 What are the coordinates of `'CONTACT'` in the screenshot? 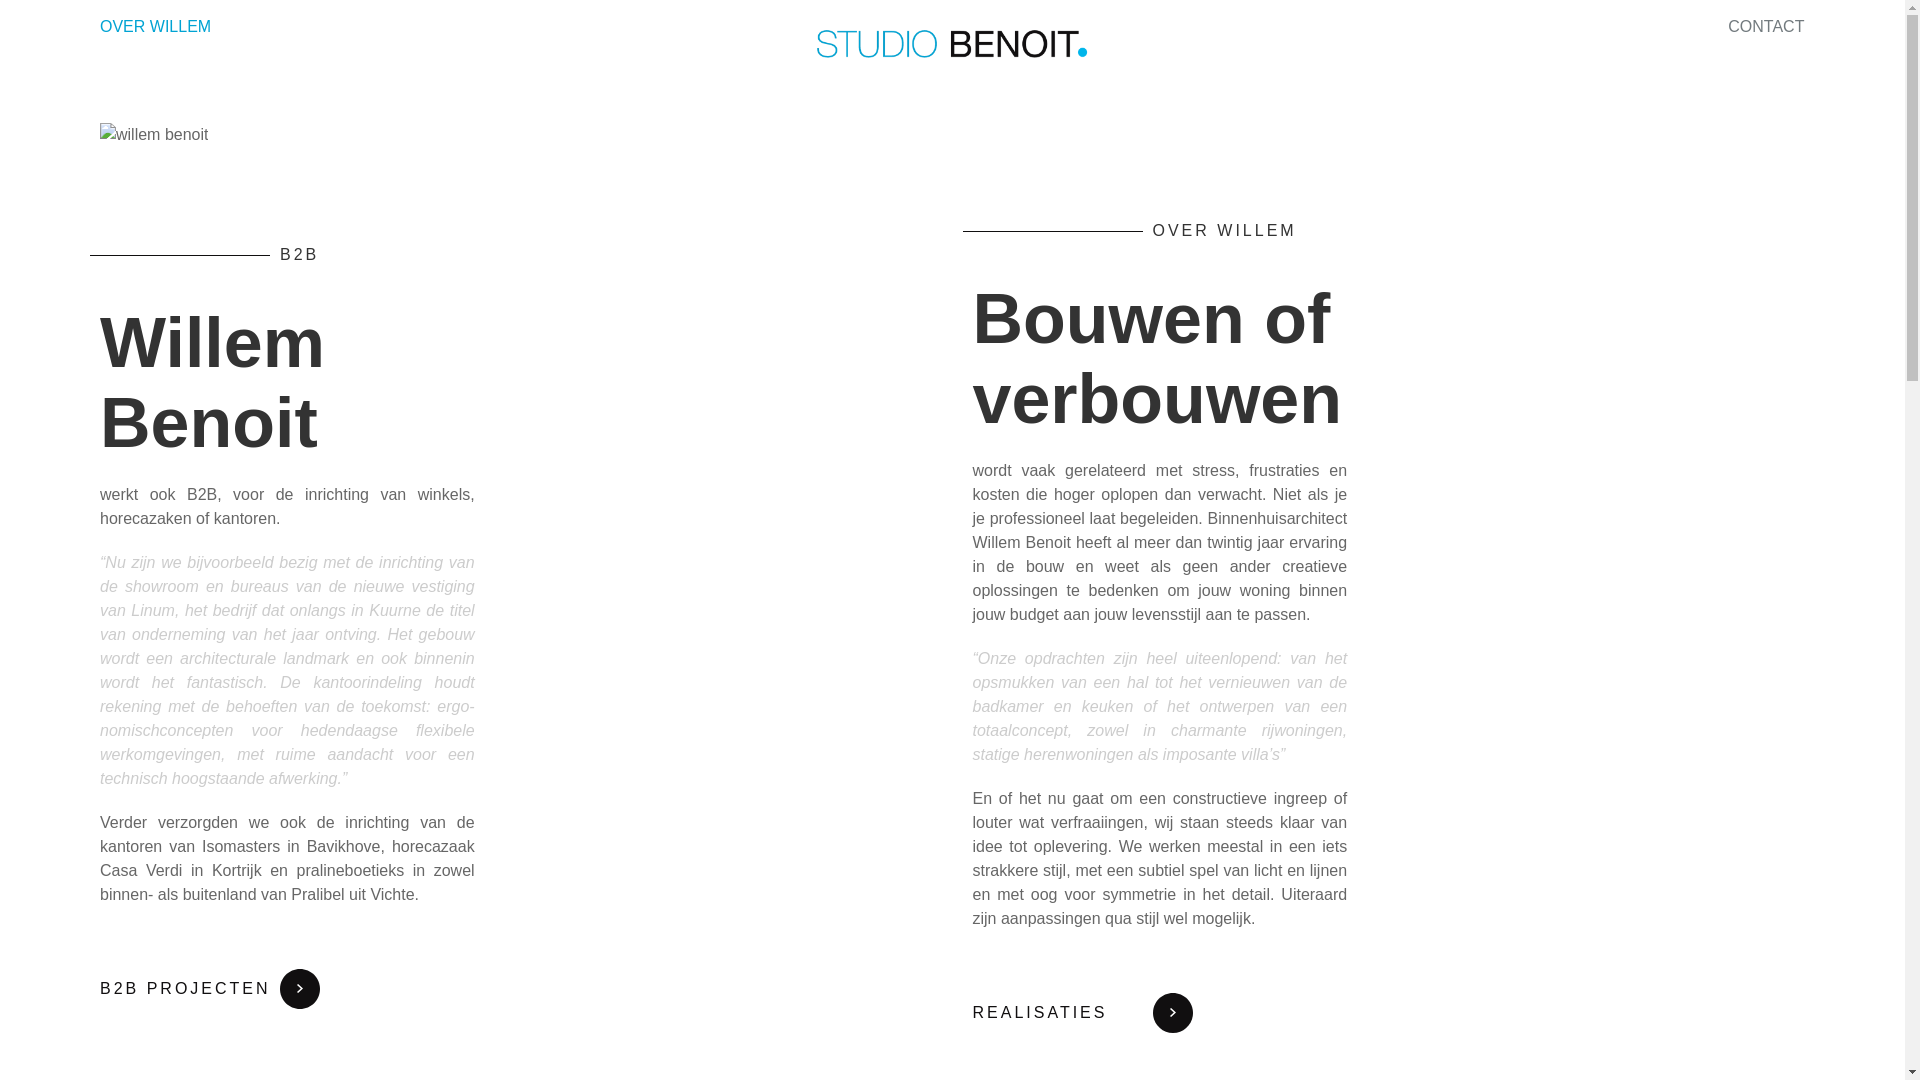 It's located at (1766, 26).